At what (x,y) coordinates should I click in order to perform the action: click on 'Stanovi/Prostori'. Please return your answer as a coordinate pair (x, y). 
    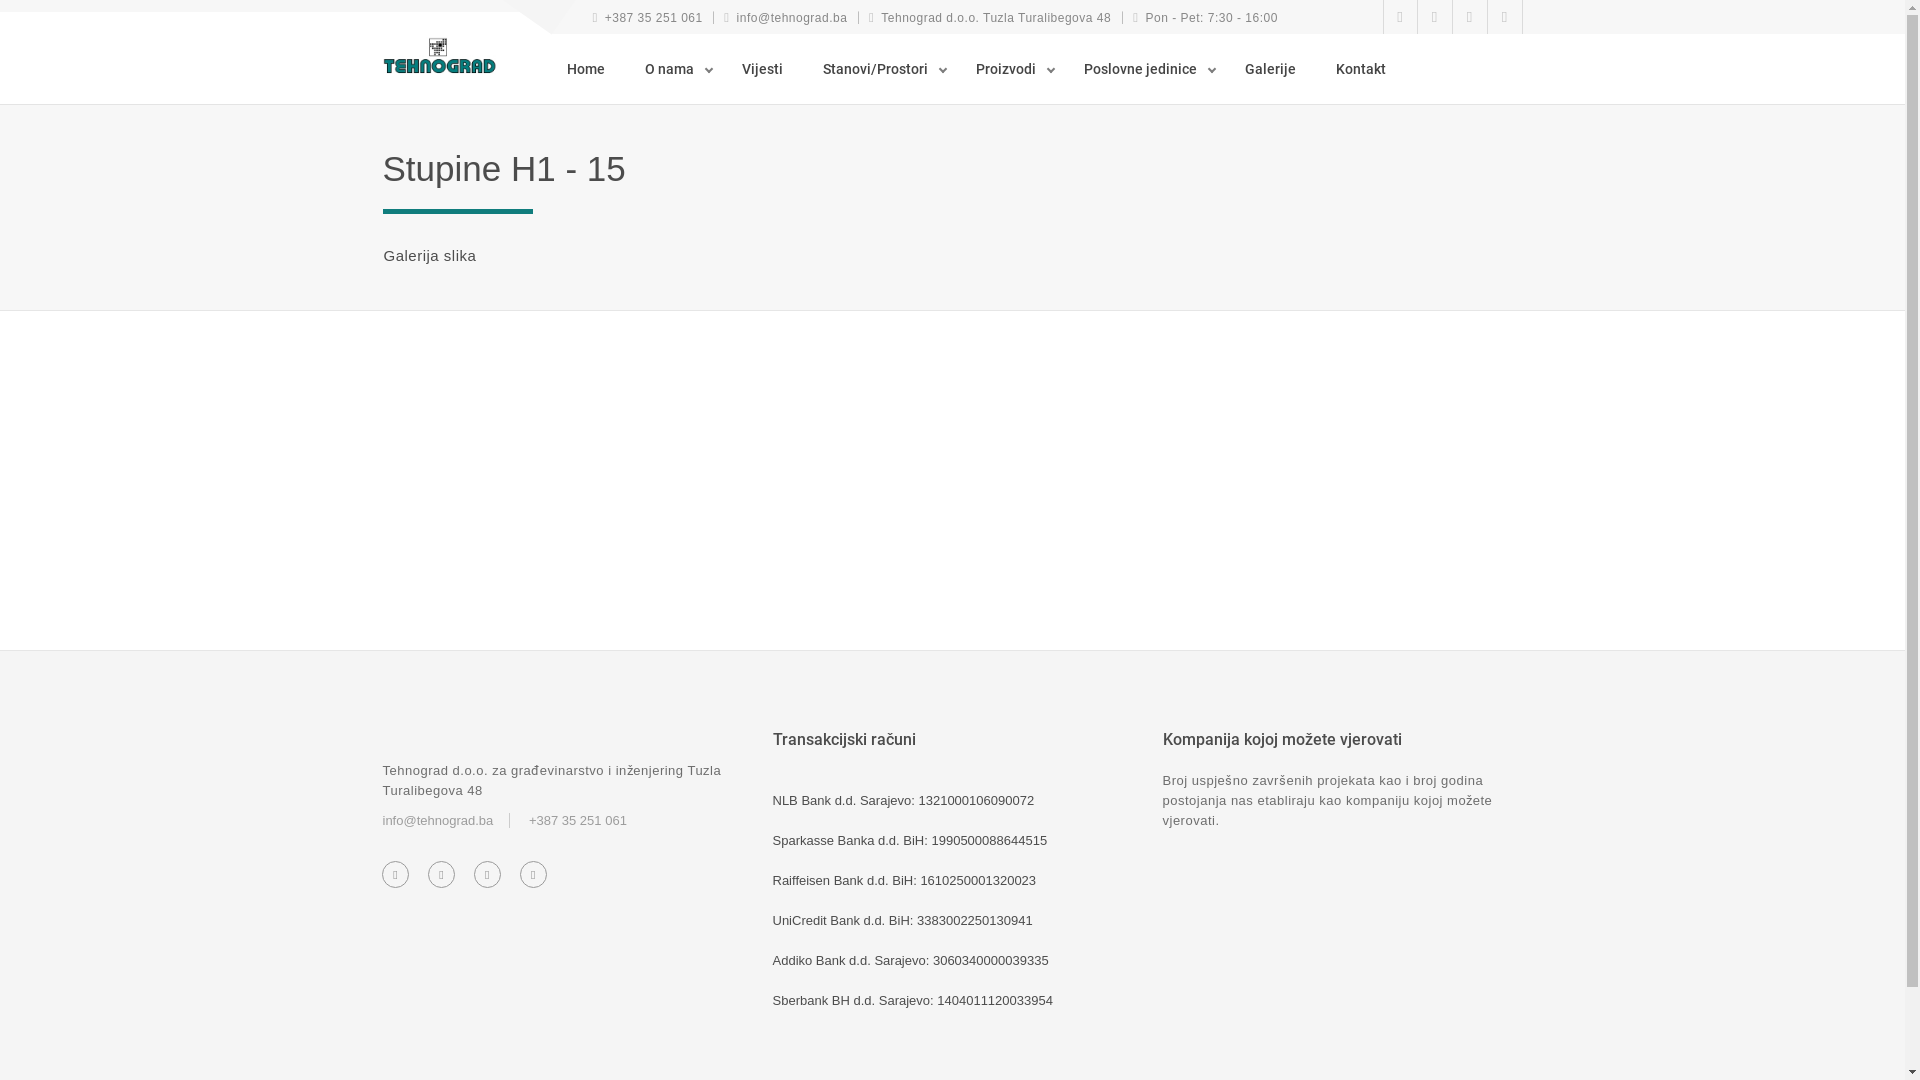
    Looking at the image, I should click on (807, 68).